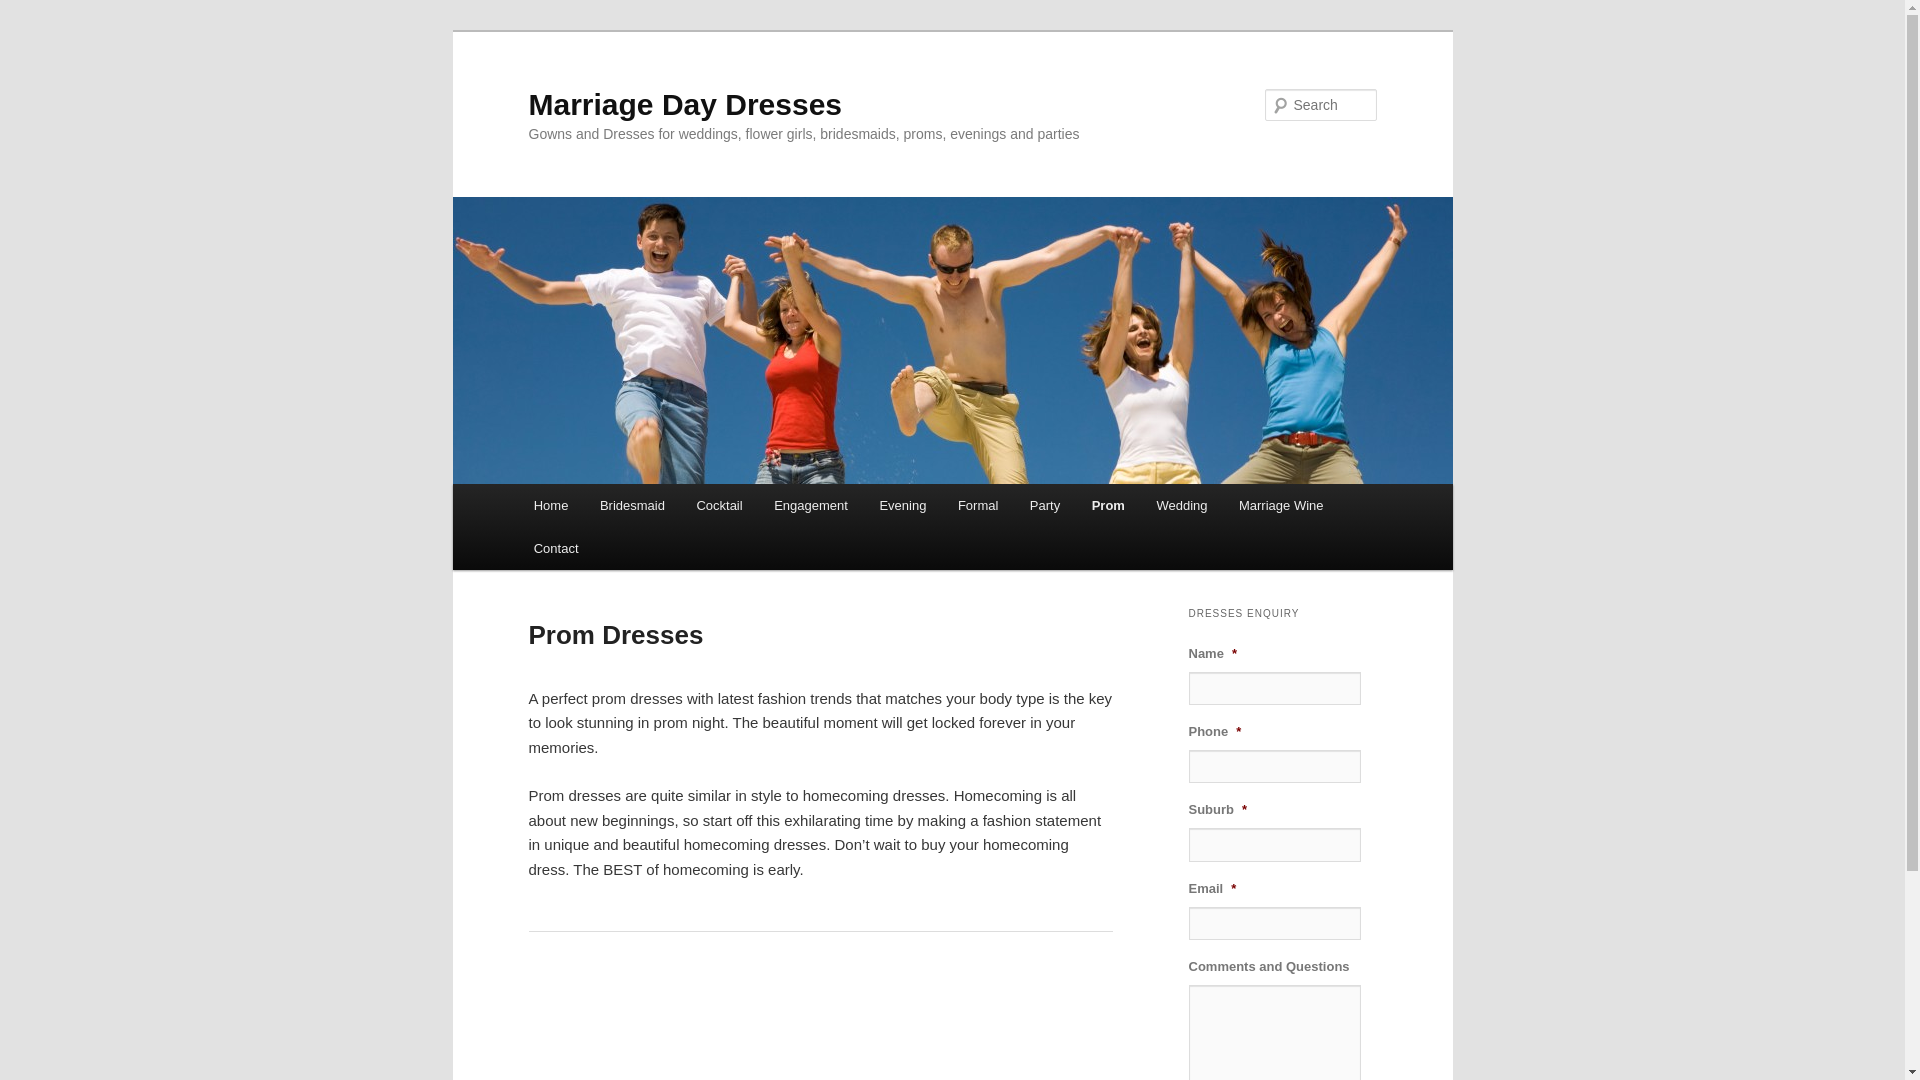 Image resolution: width=1920 pixels, height=1080 pixels. I want to click on 'Evening', so click(901, 504).